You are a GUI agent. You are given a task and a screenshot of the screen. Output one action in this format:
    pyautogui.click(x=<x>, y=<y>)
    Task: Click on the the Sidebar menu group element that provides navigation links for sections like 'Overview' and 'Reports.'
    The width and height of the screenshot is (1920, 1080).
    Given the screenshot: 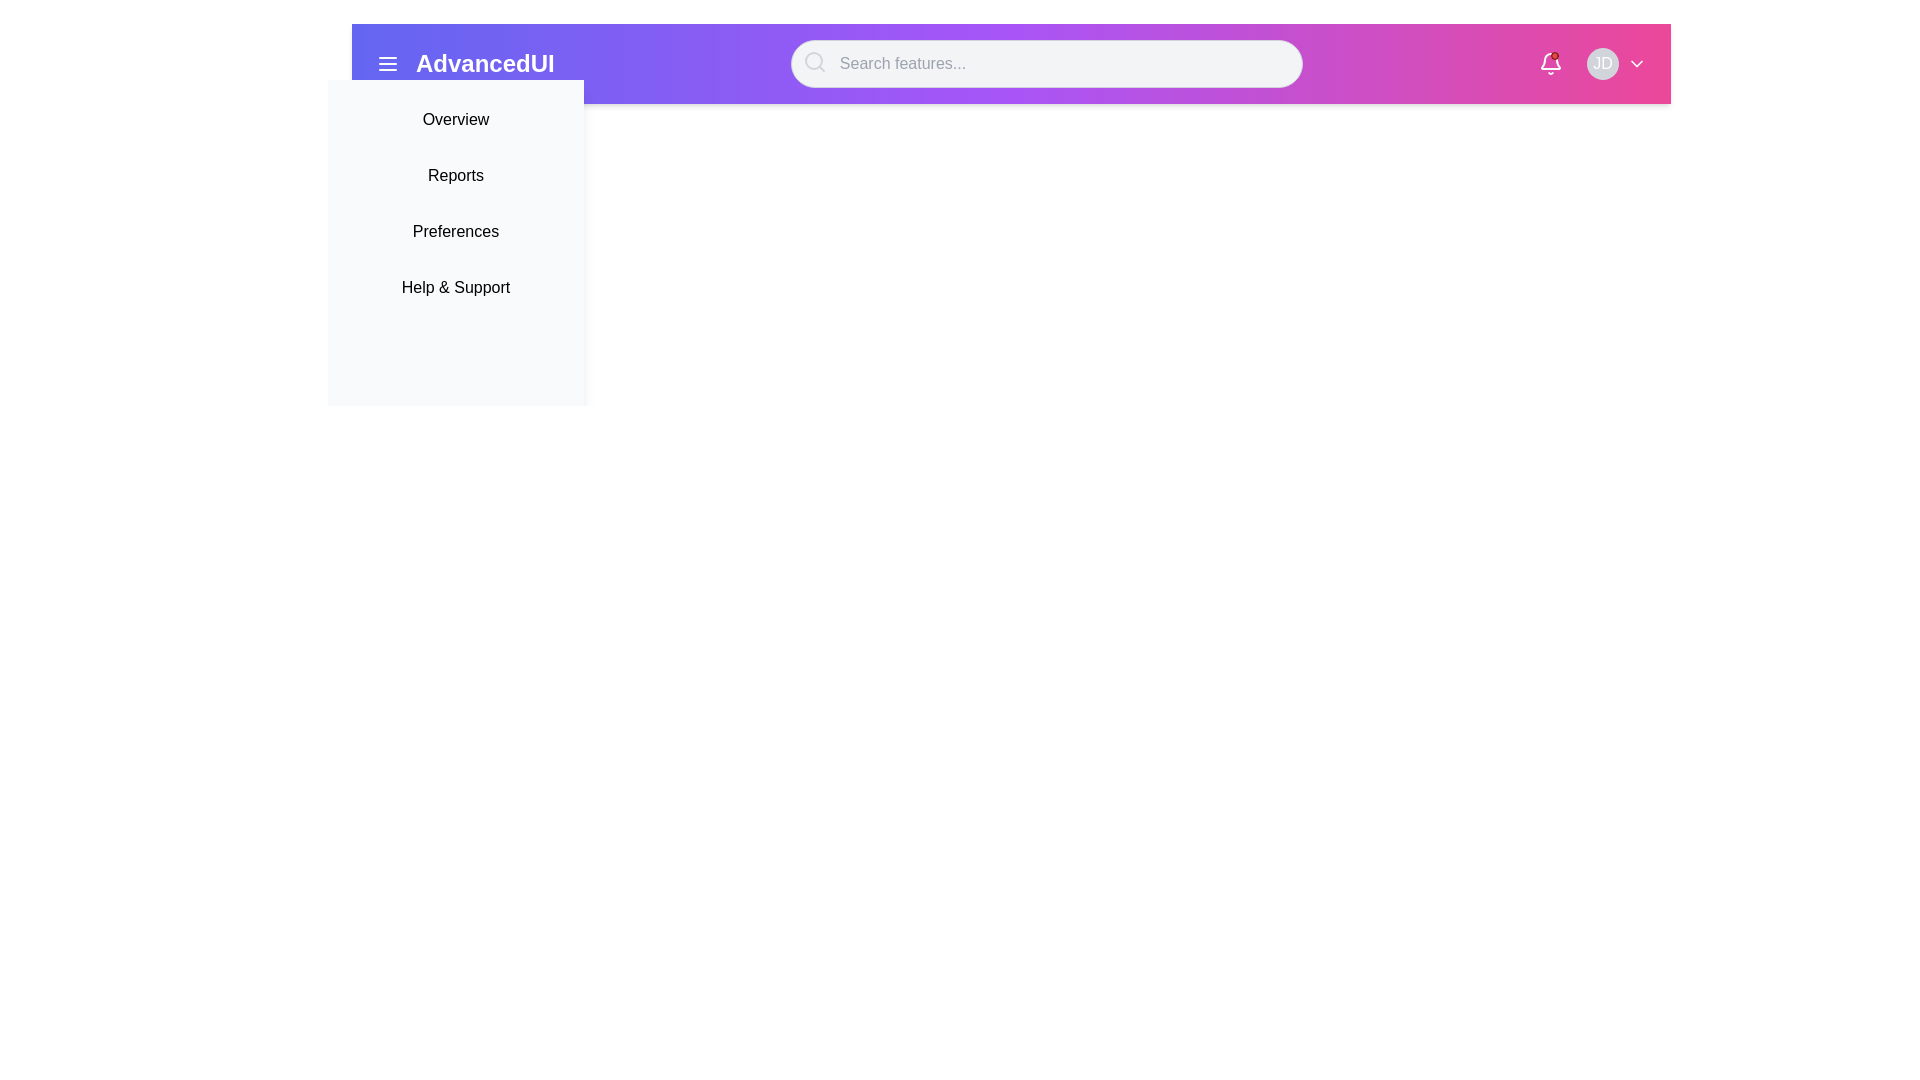 What is the action you would take?
    pyautogui.click(x=455, y=204)
    